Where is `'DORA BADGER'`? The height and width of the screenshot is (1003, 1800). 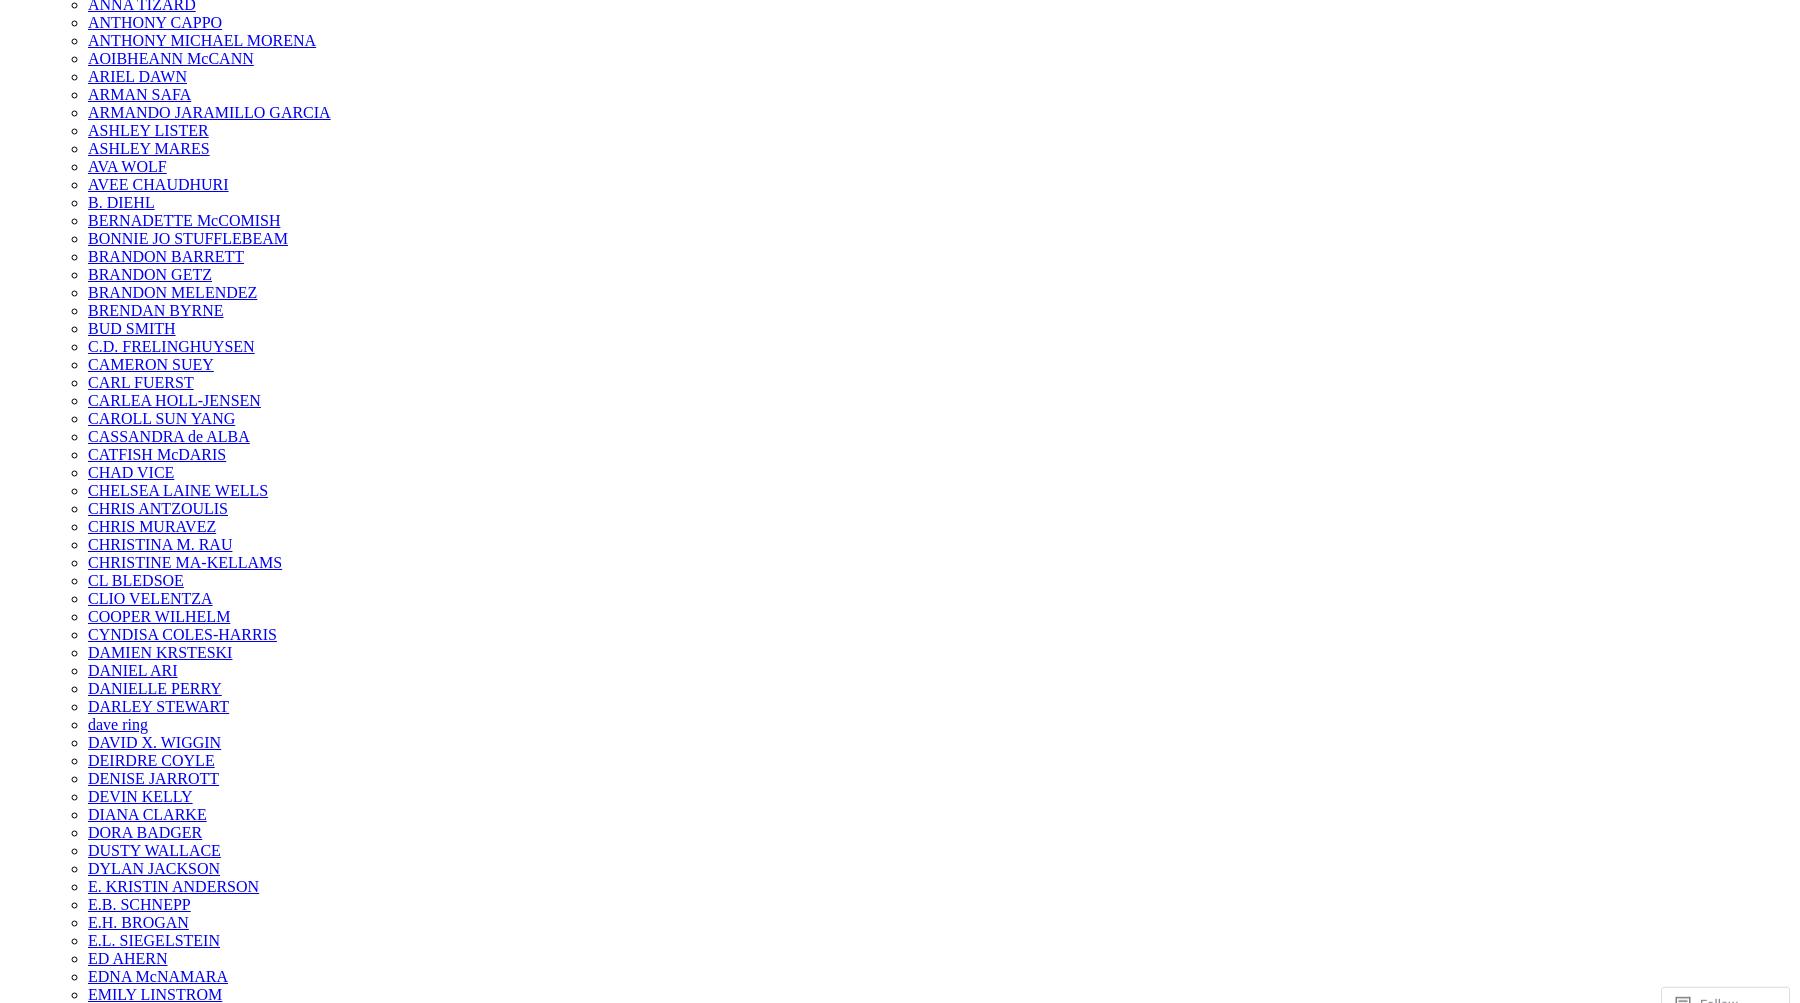 'DORA BADGER' is located at coordinates (145, 832).